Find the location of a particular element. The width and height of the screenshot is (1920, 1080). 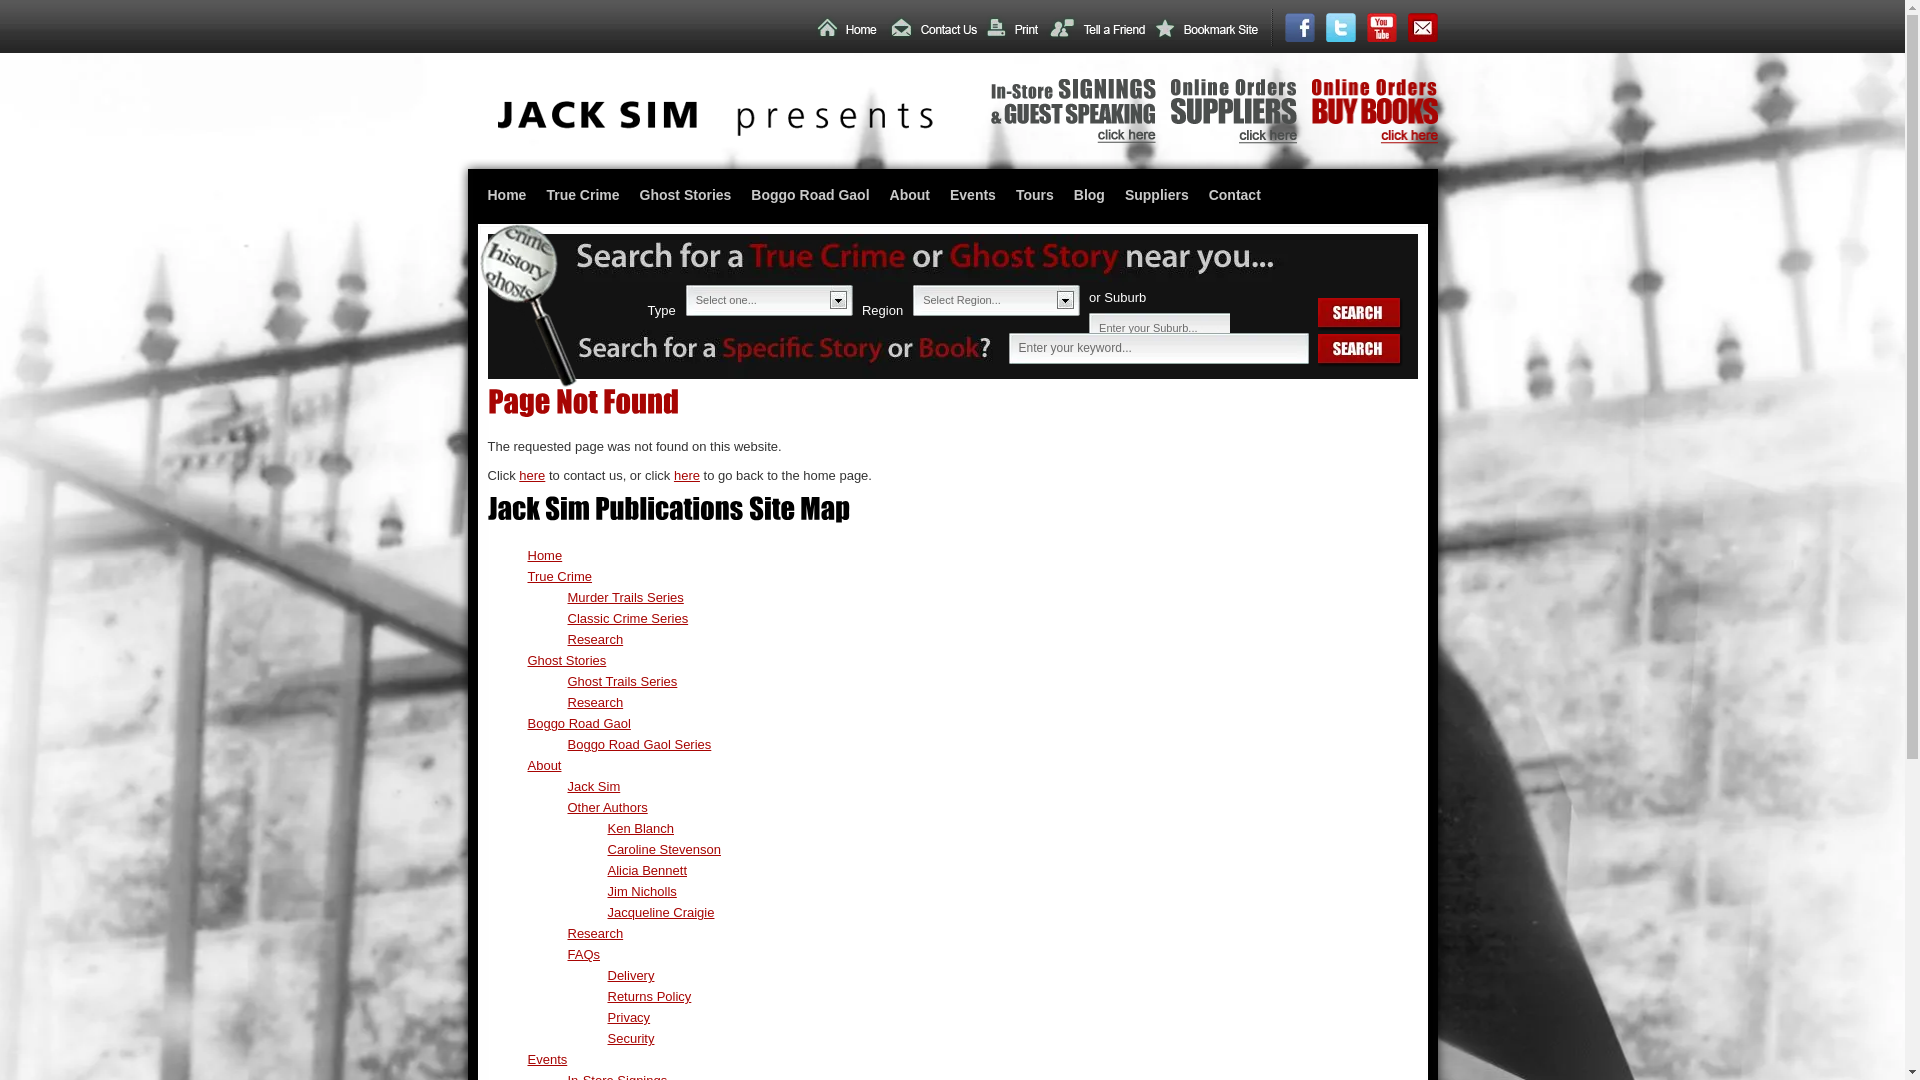

'Research' is located at coordinates (594, 933).